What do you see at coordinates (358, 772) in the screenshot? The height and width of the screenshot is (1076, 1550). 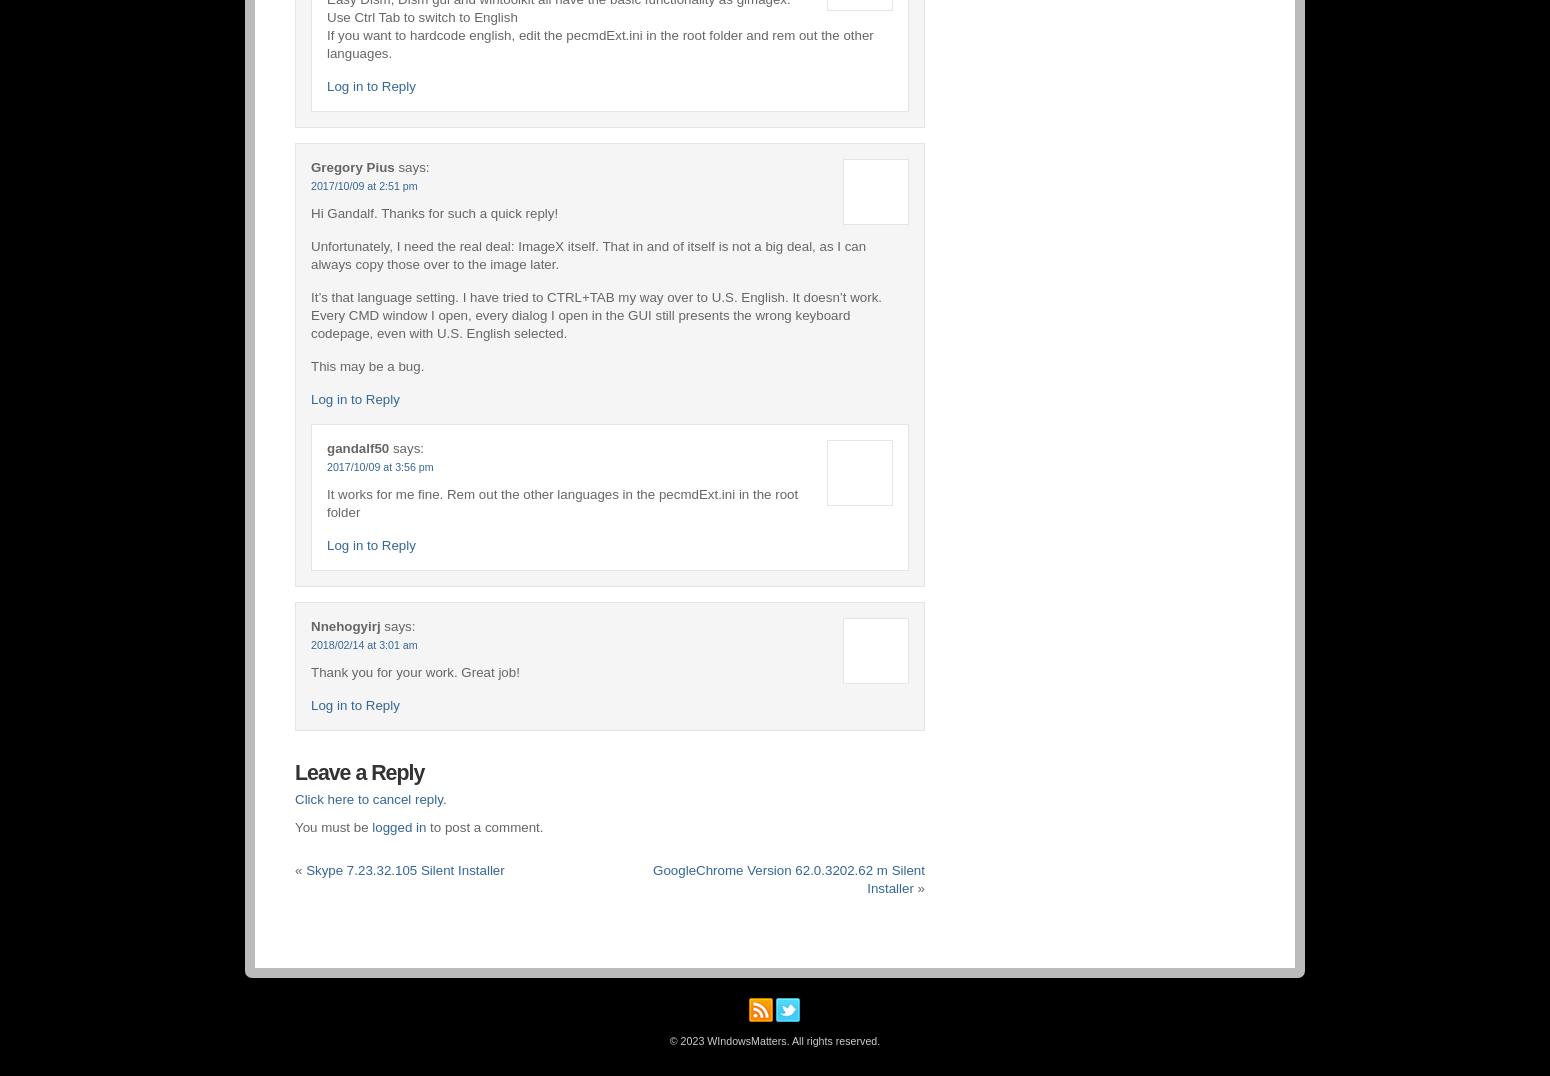 I see `'Leave a Reply'` at bounding box center [358, 772].